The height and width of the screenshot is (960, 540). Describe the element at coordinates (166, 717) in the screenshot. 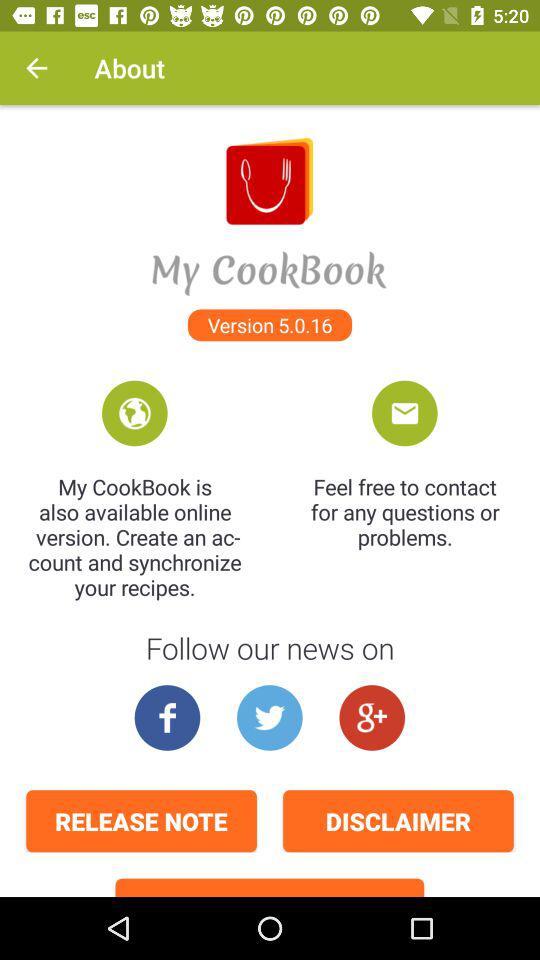

I see `the facebook icon` at that location.